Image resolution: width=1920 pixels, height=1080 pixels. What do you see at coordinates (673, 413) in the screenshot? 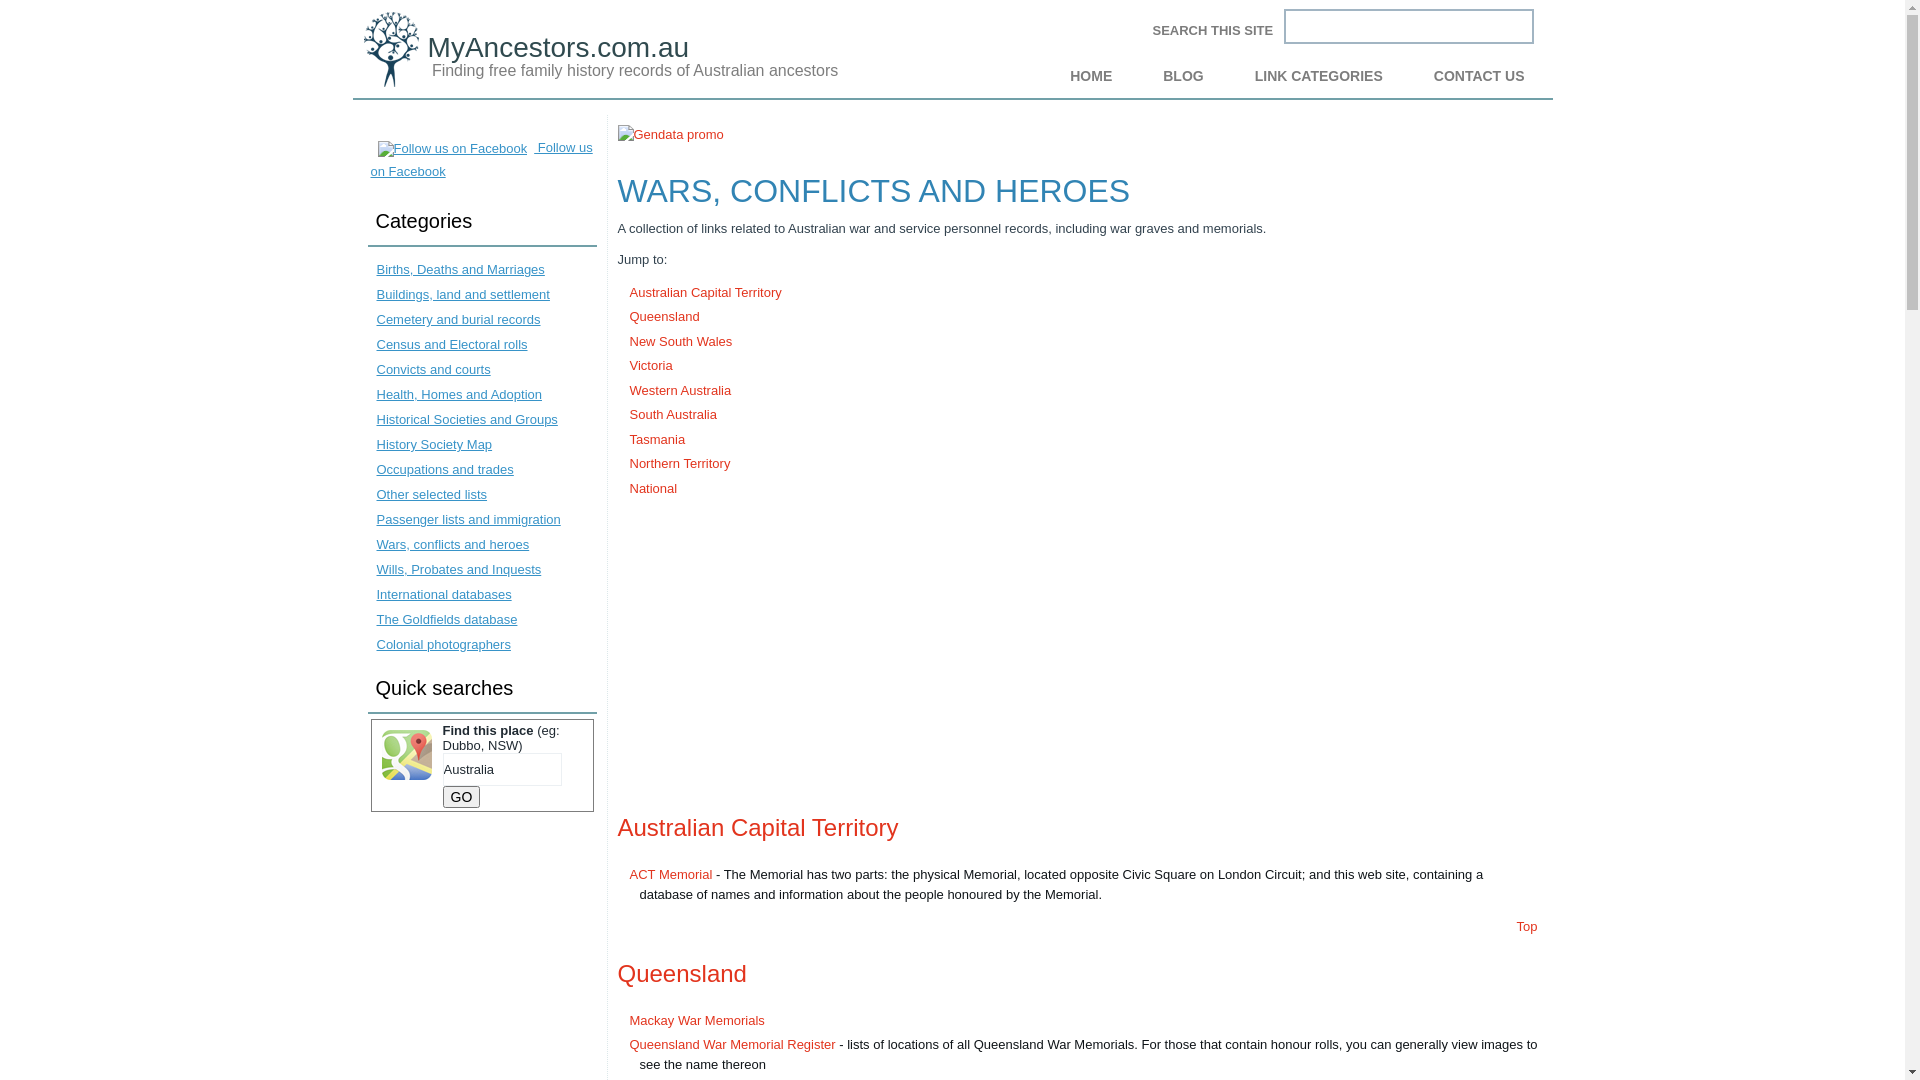
I see `'South Australia'` at bounding box center [673, 413].